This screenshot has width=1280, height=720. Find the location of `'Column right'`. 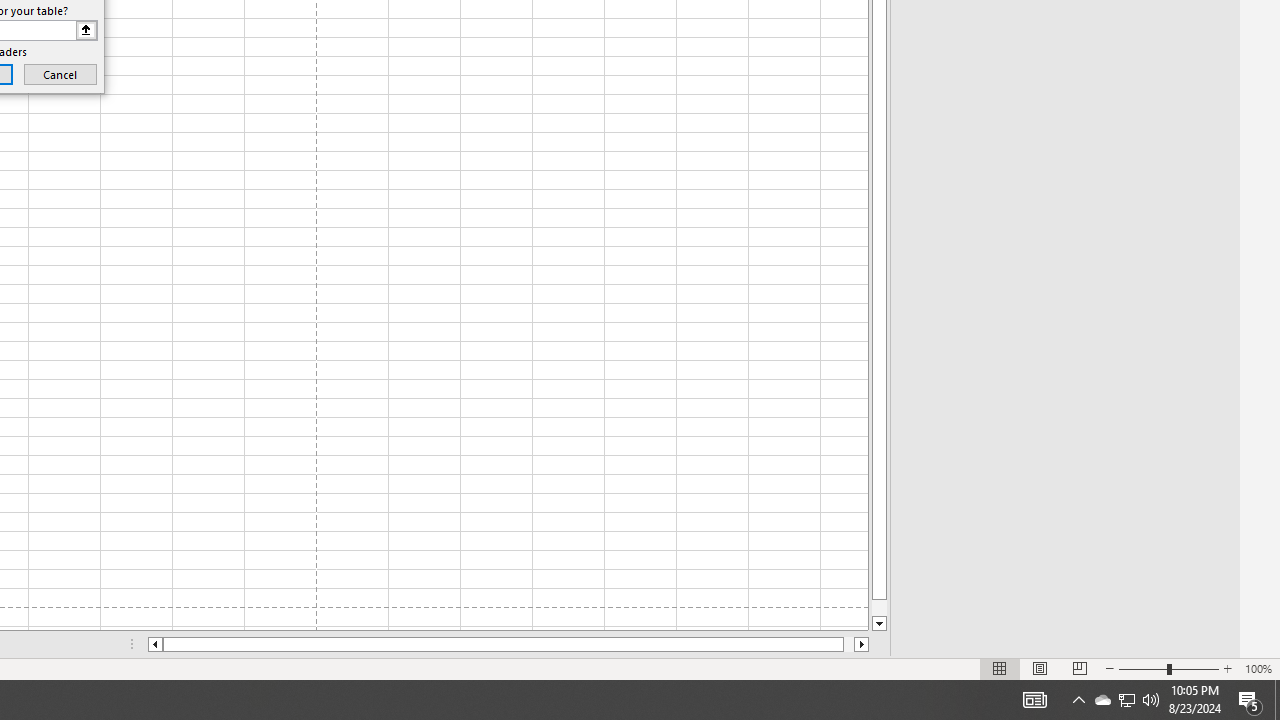

'Column right' is located at coordinates (862, 644).